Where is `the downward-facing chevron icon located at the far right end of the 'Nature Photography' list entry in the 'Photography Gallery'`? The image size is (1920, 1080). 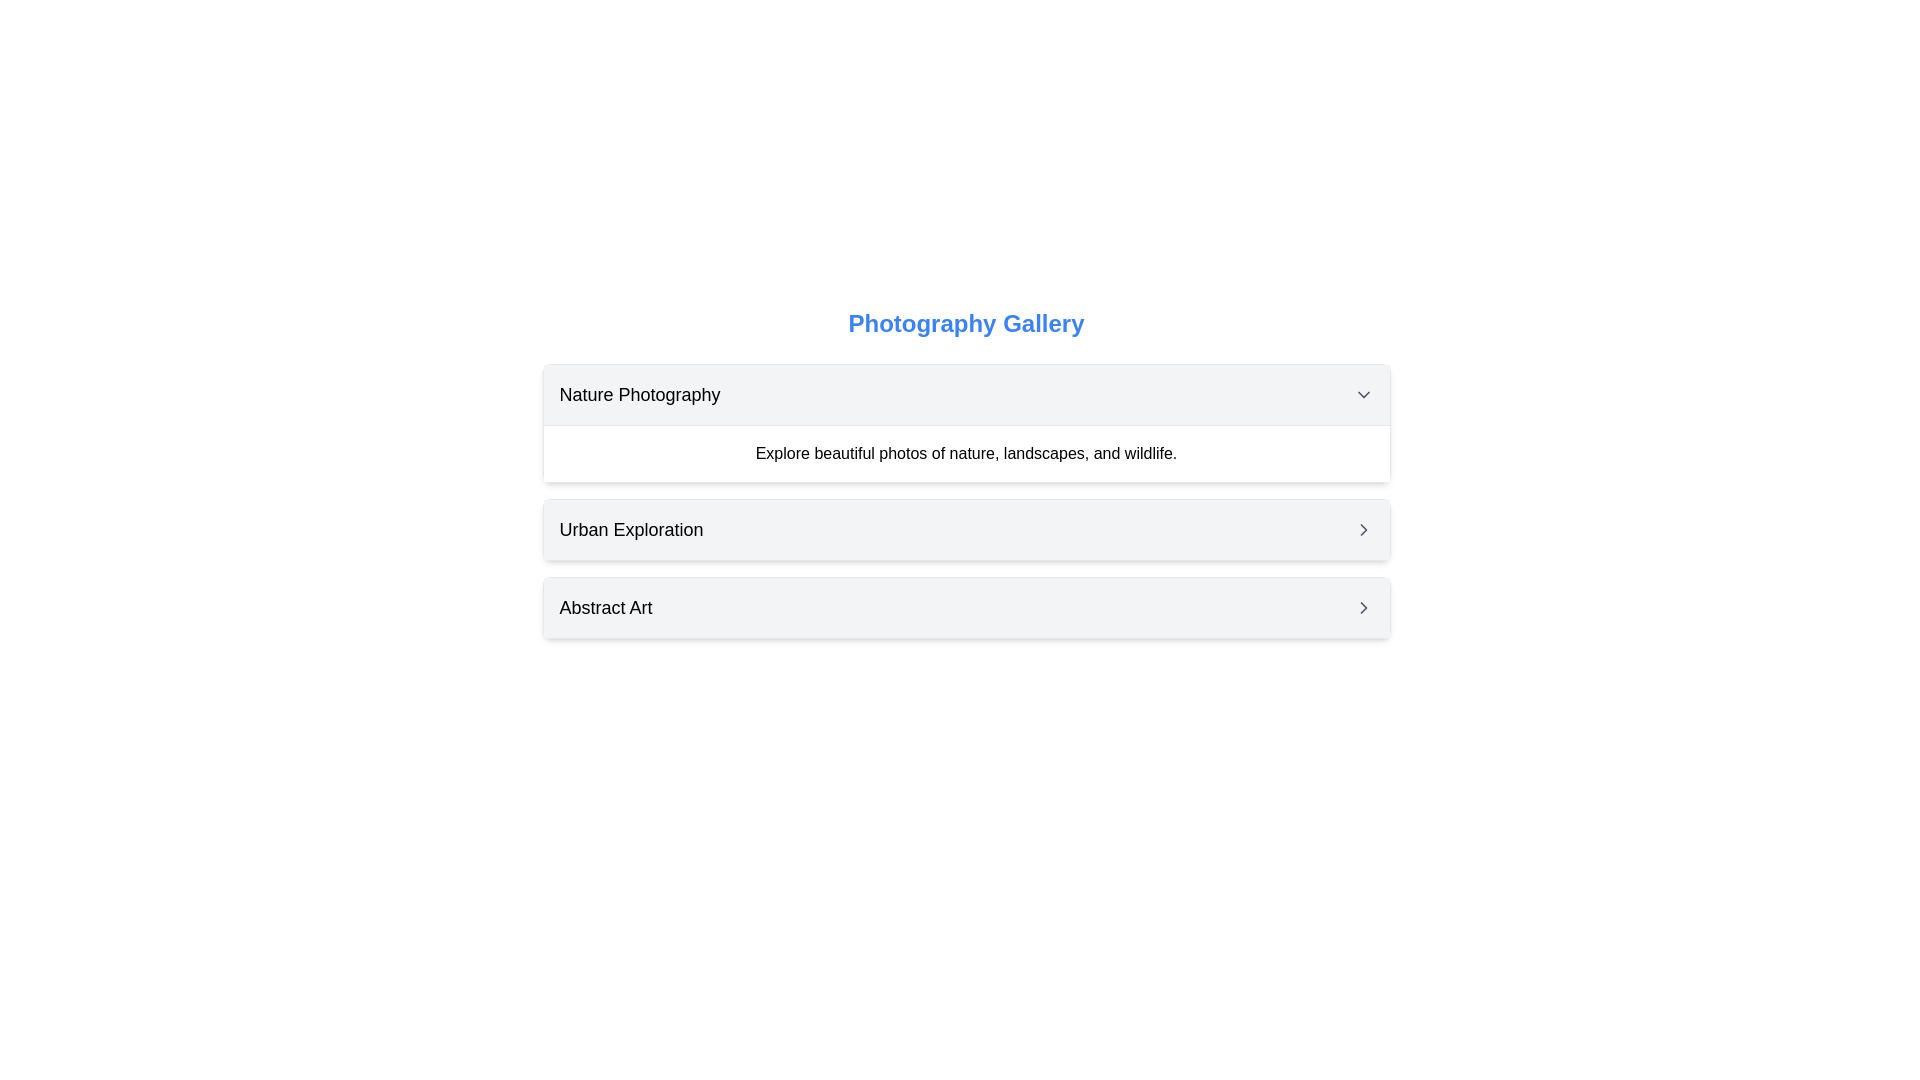
the downward-facing chevron icon located at the far right end of the 'Nature Photography' list entry in the 'Photography Gallery' is located at coordinates (1362, 394).